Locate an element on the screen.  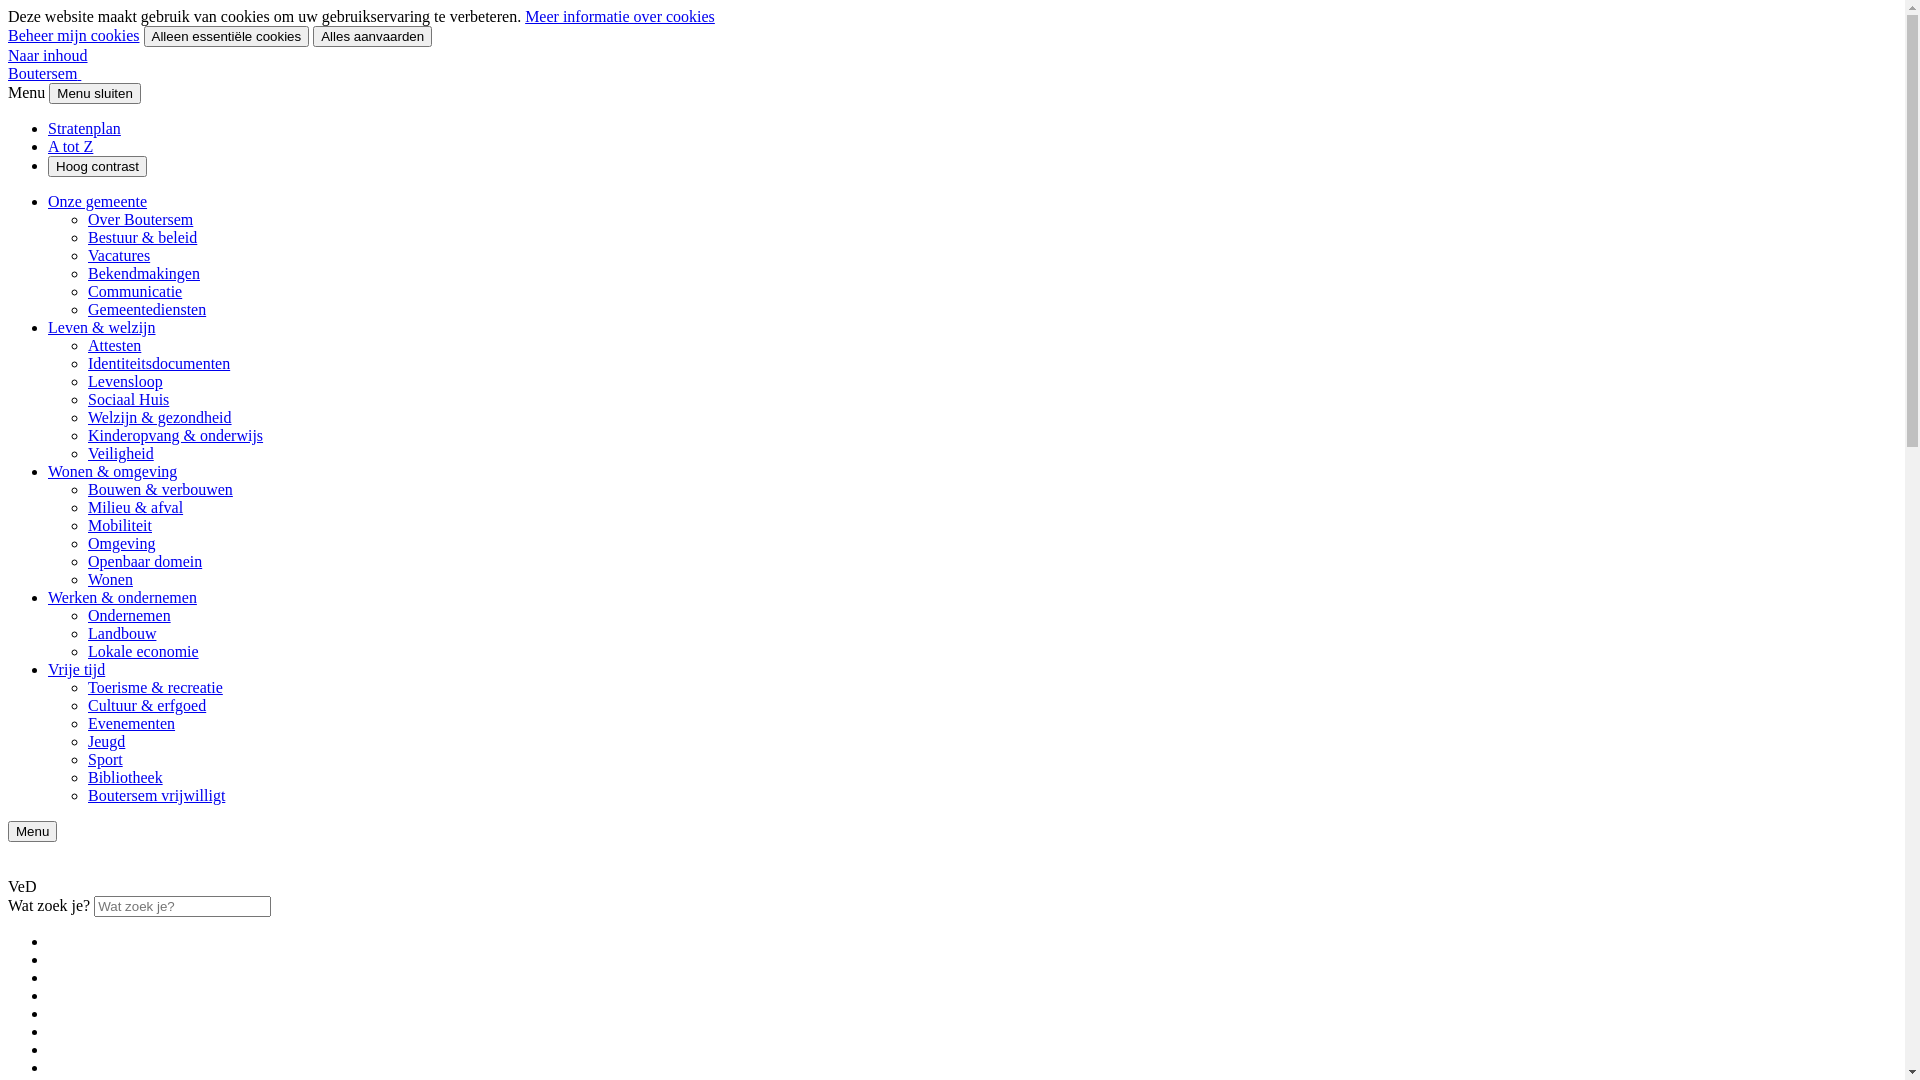
'Bestuur & beleid' is located at coordinates (141, 236).